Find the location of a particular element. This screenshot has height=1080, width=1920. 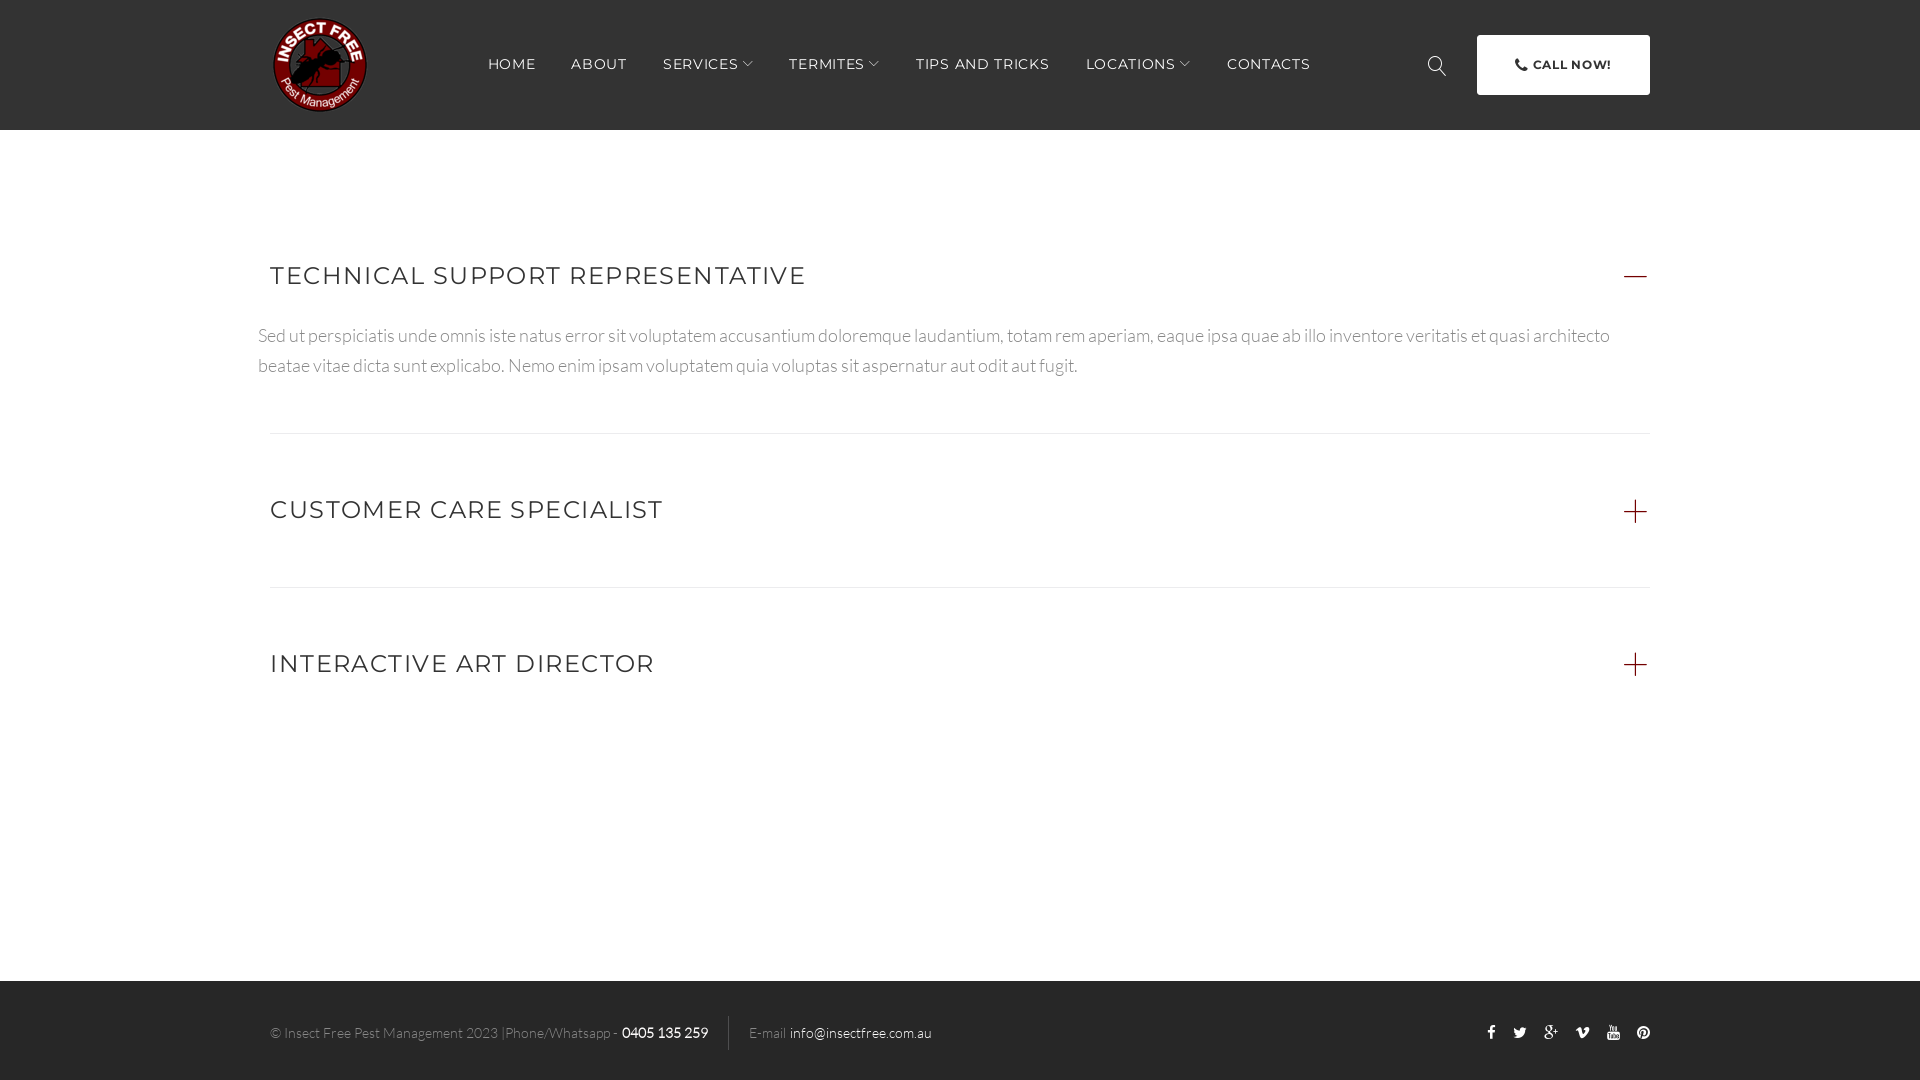

'YouTube' is located at coordinates (1613, 1033).